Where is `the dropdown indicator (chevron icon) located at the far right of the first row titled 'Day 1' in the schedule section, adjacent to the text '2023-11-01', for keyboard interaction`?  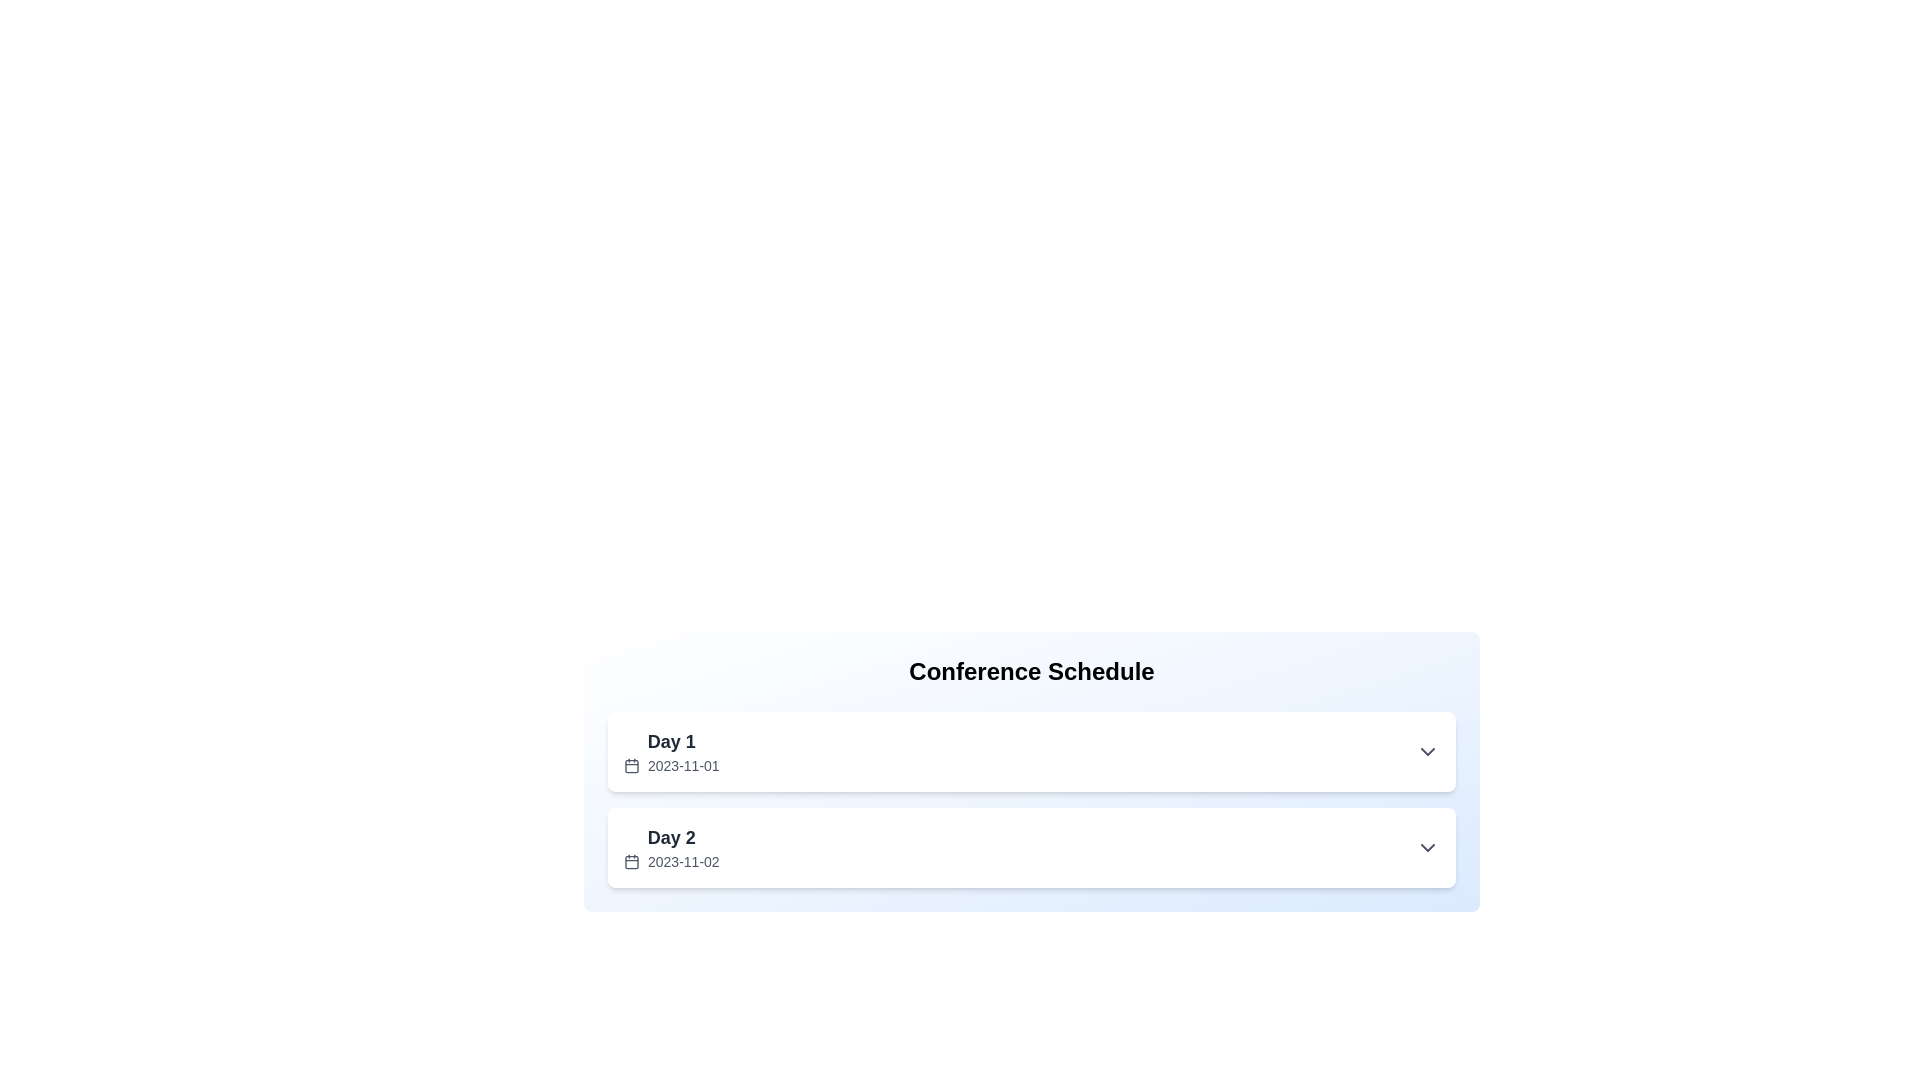 the dropdown indicator (chevron icon) located at the far right of the first row titled 'Day 1' in the schedule section, adjacent to the text '2023-11-01', for keyboard interaction is located at coordinates (1427, 752).